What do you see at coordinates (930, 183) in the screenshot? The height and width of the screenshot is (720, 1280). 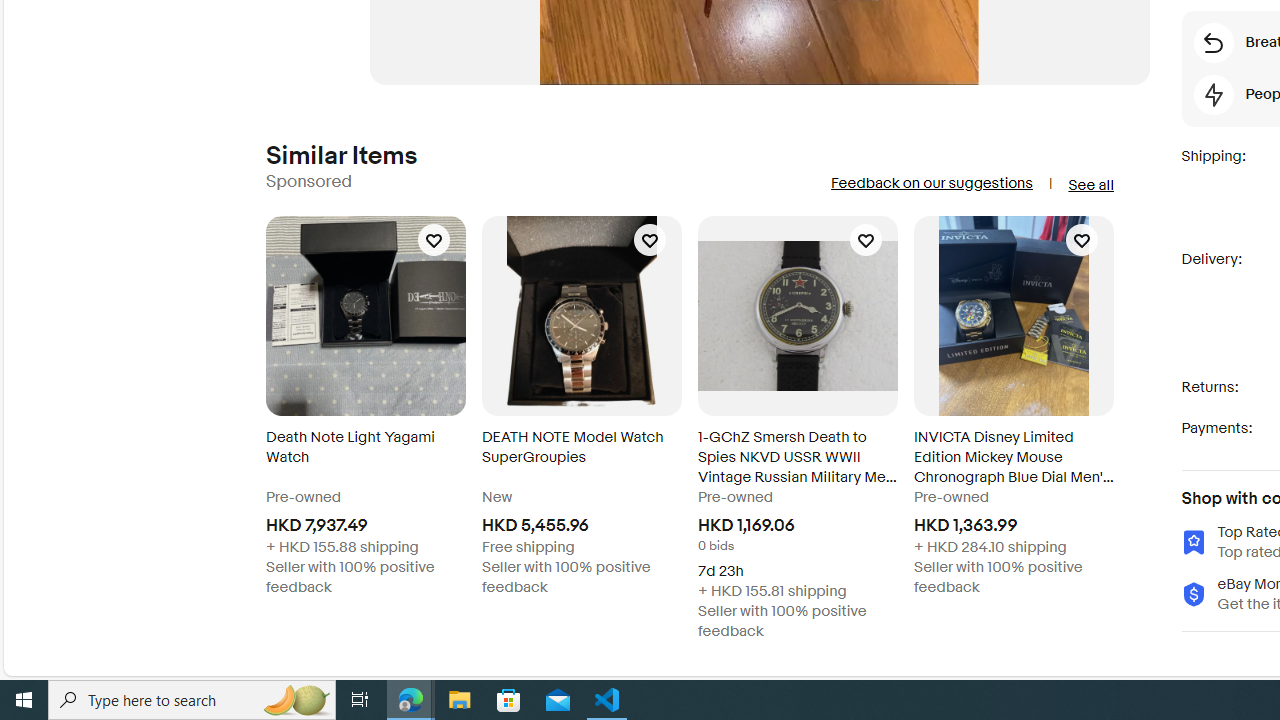 I see `'Feedback on our suggestions'` at bounding box center [930, 183].